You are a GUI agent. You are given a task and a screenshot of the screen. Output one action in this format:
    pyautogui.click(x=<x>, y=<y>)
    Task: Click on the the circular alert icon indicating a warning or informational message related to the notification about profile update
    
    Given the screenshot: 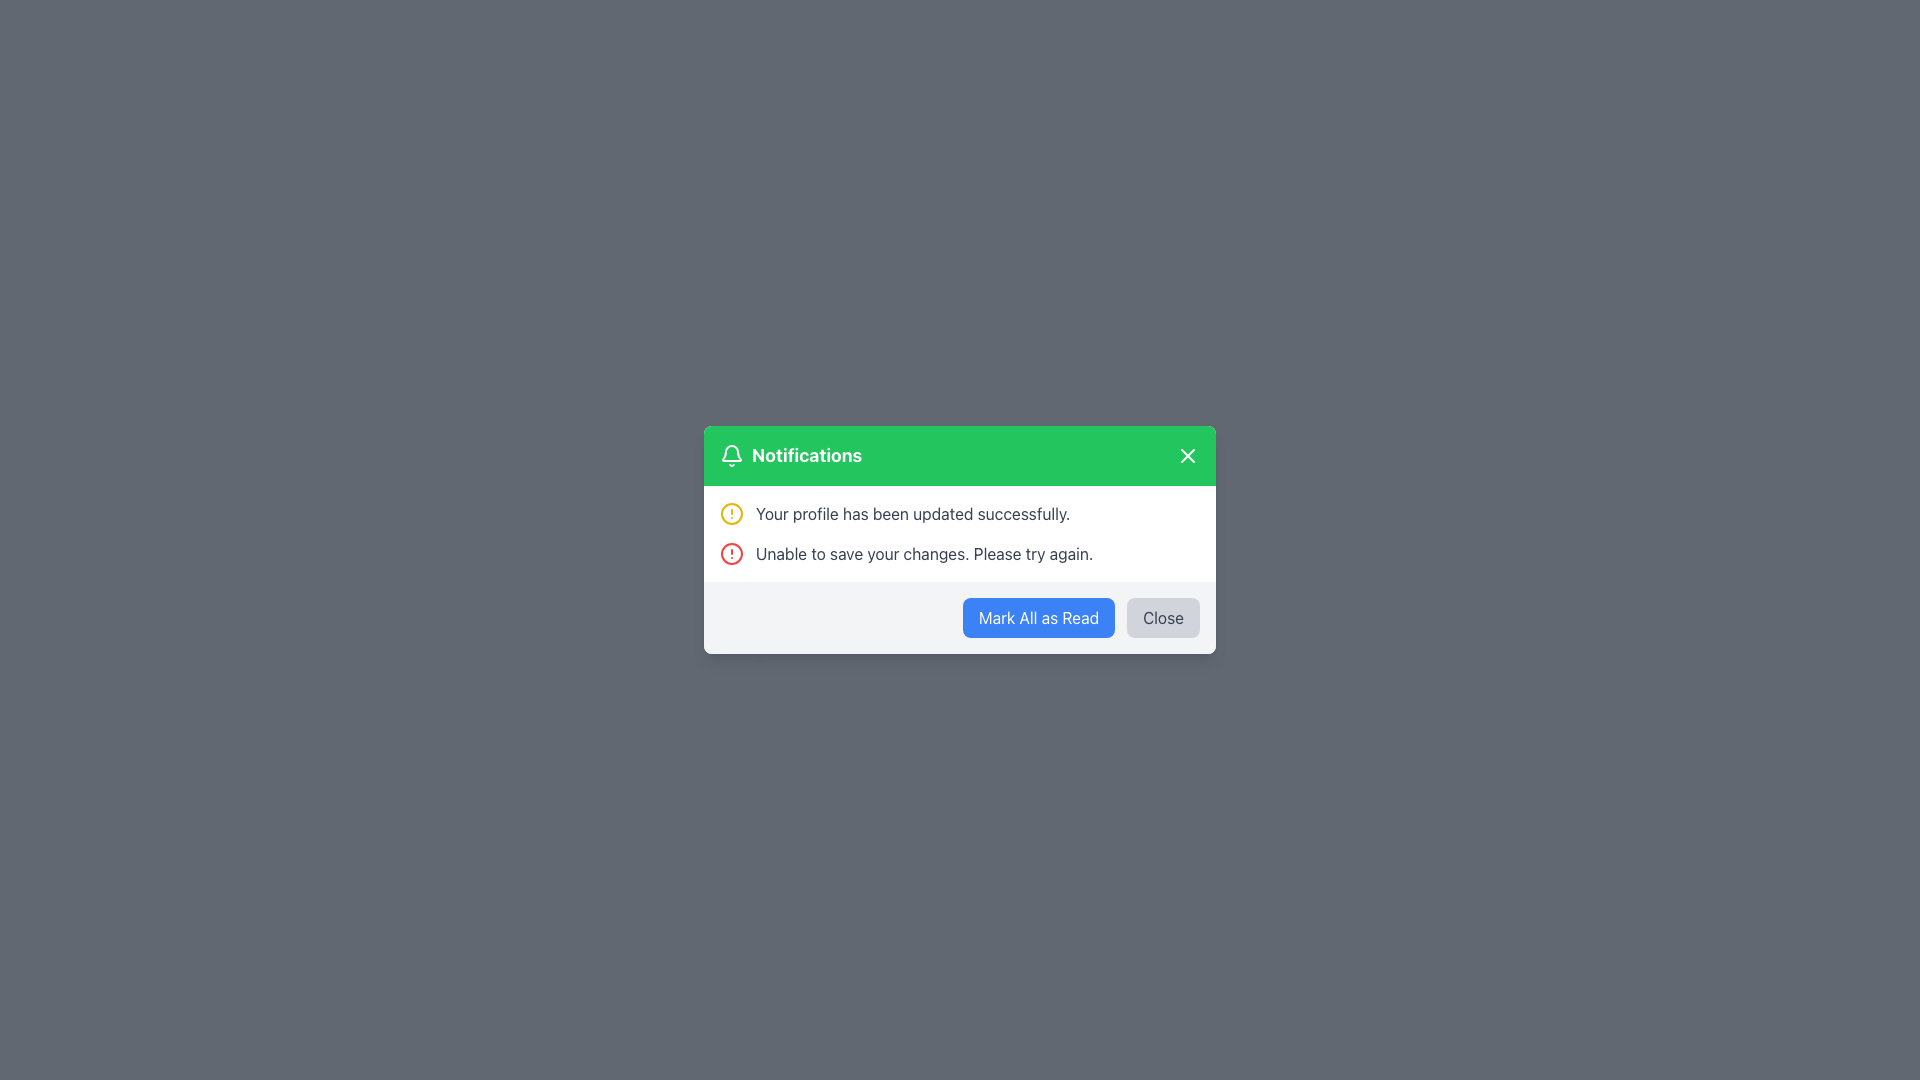 What is the action you would take?
    pyautogui.click(x=730, y=512)
    